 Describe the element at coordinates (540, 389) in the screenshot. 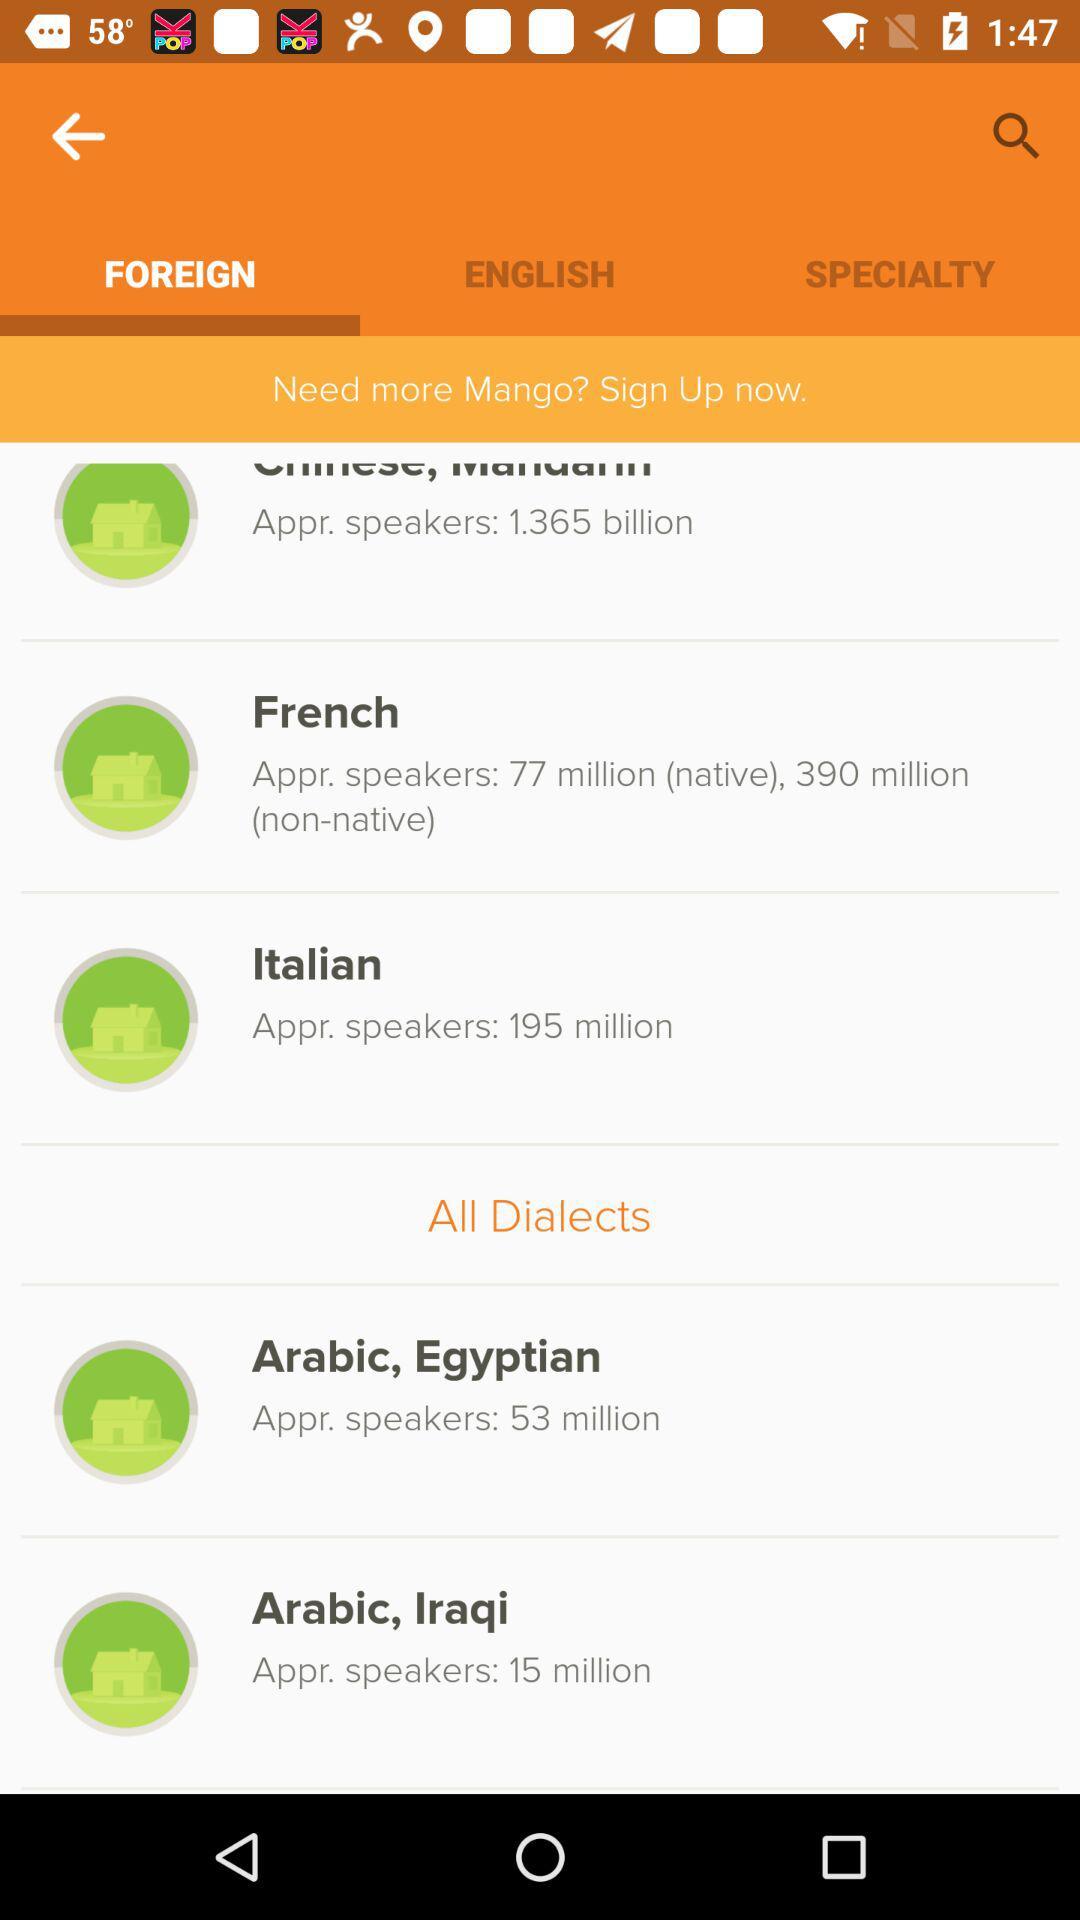

I see `item below foreign icon` at that location.